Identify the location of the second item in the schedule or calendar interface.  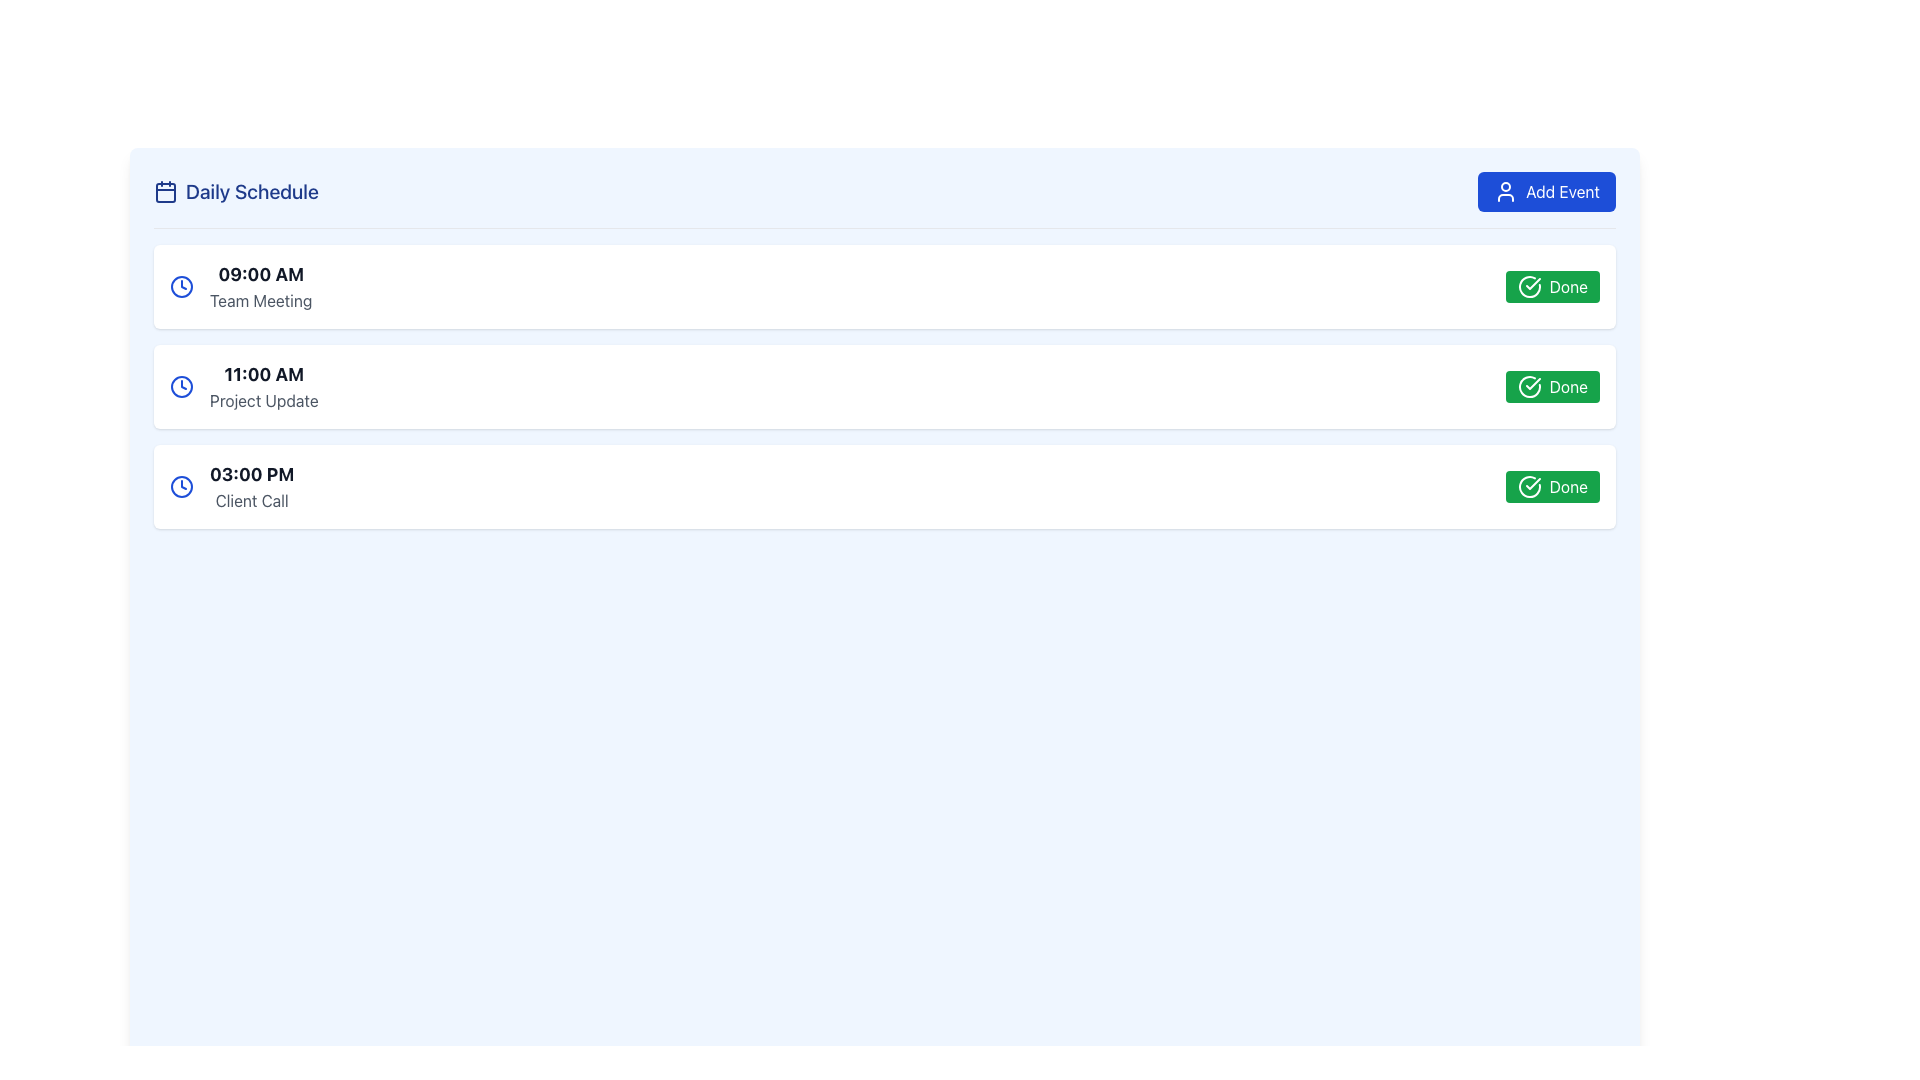
(263, 386).